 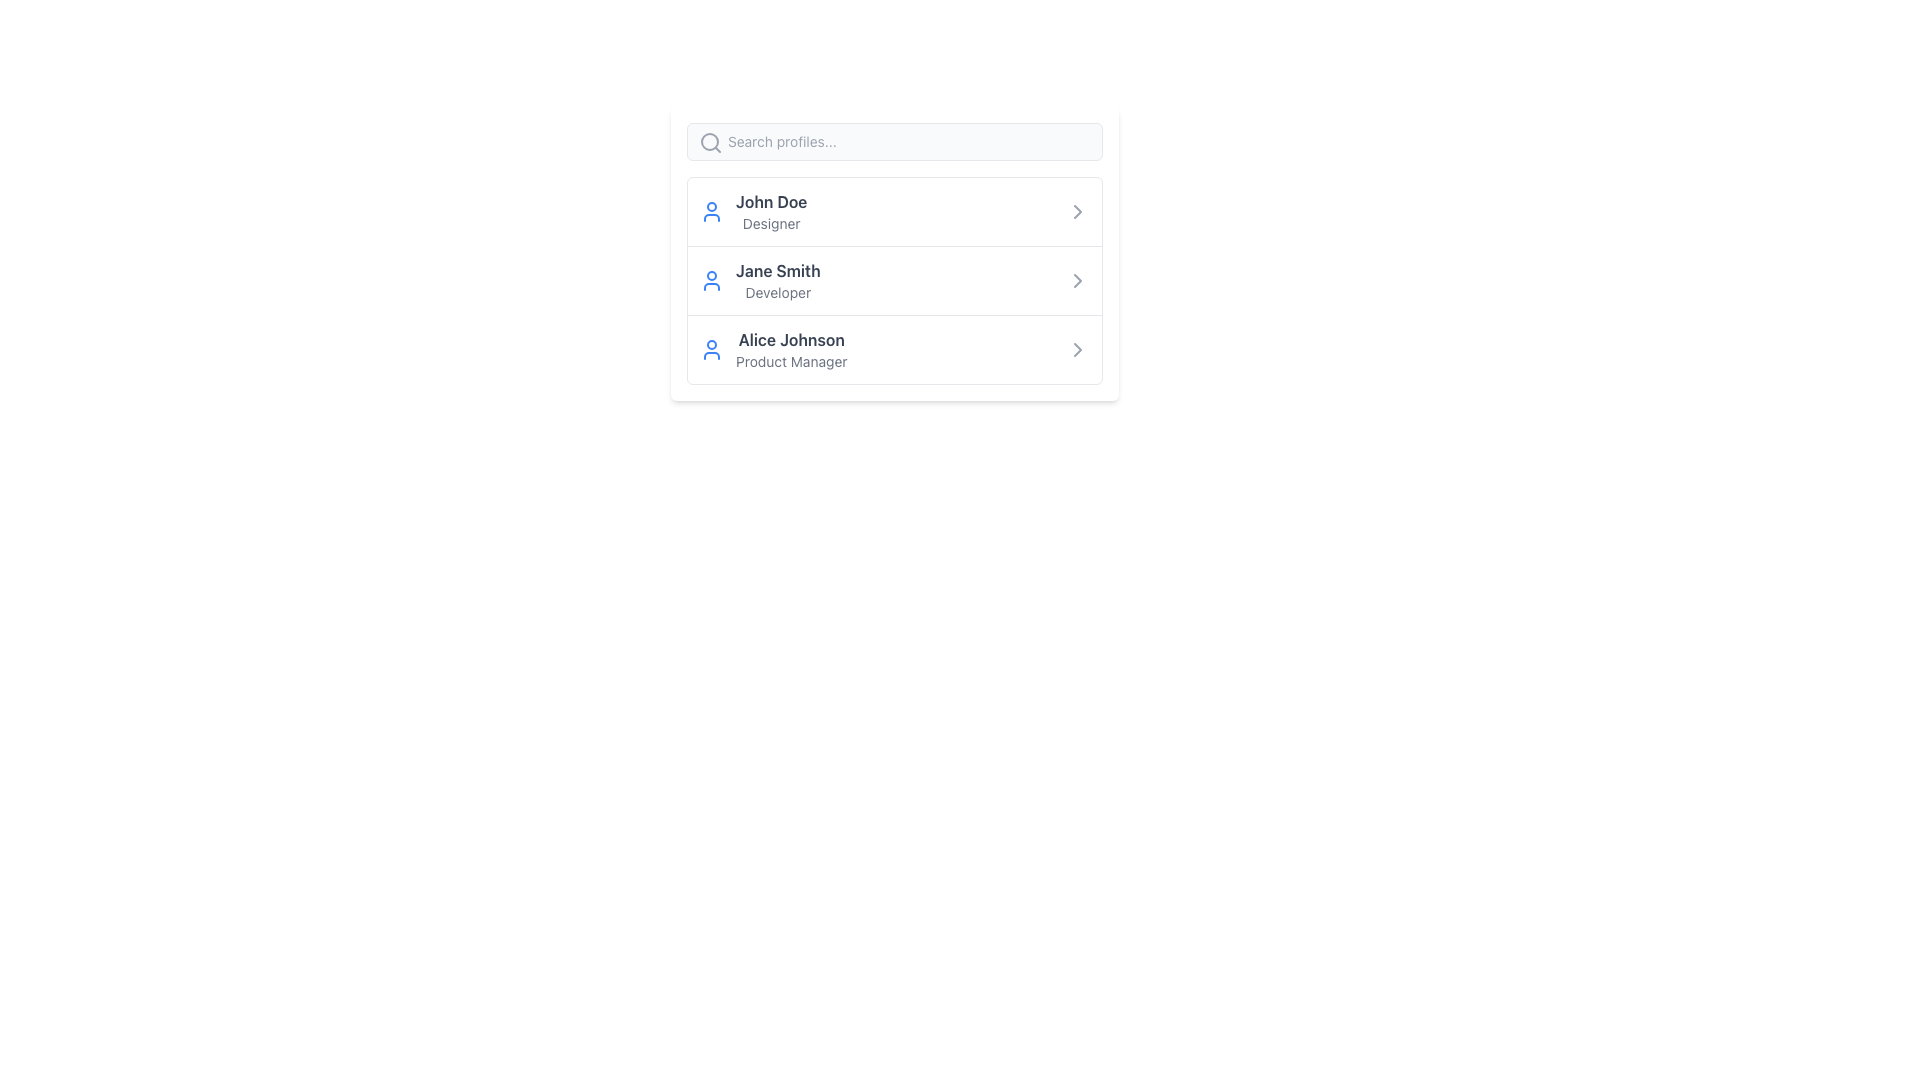 I want to click on the profile entry for 'Alice Johnson - Product Manager' located in the third row of the vertical list, so click(x=893, y=347).